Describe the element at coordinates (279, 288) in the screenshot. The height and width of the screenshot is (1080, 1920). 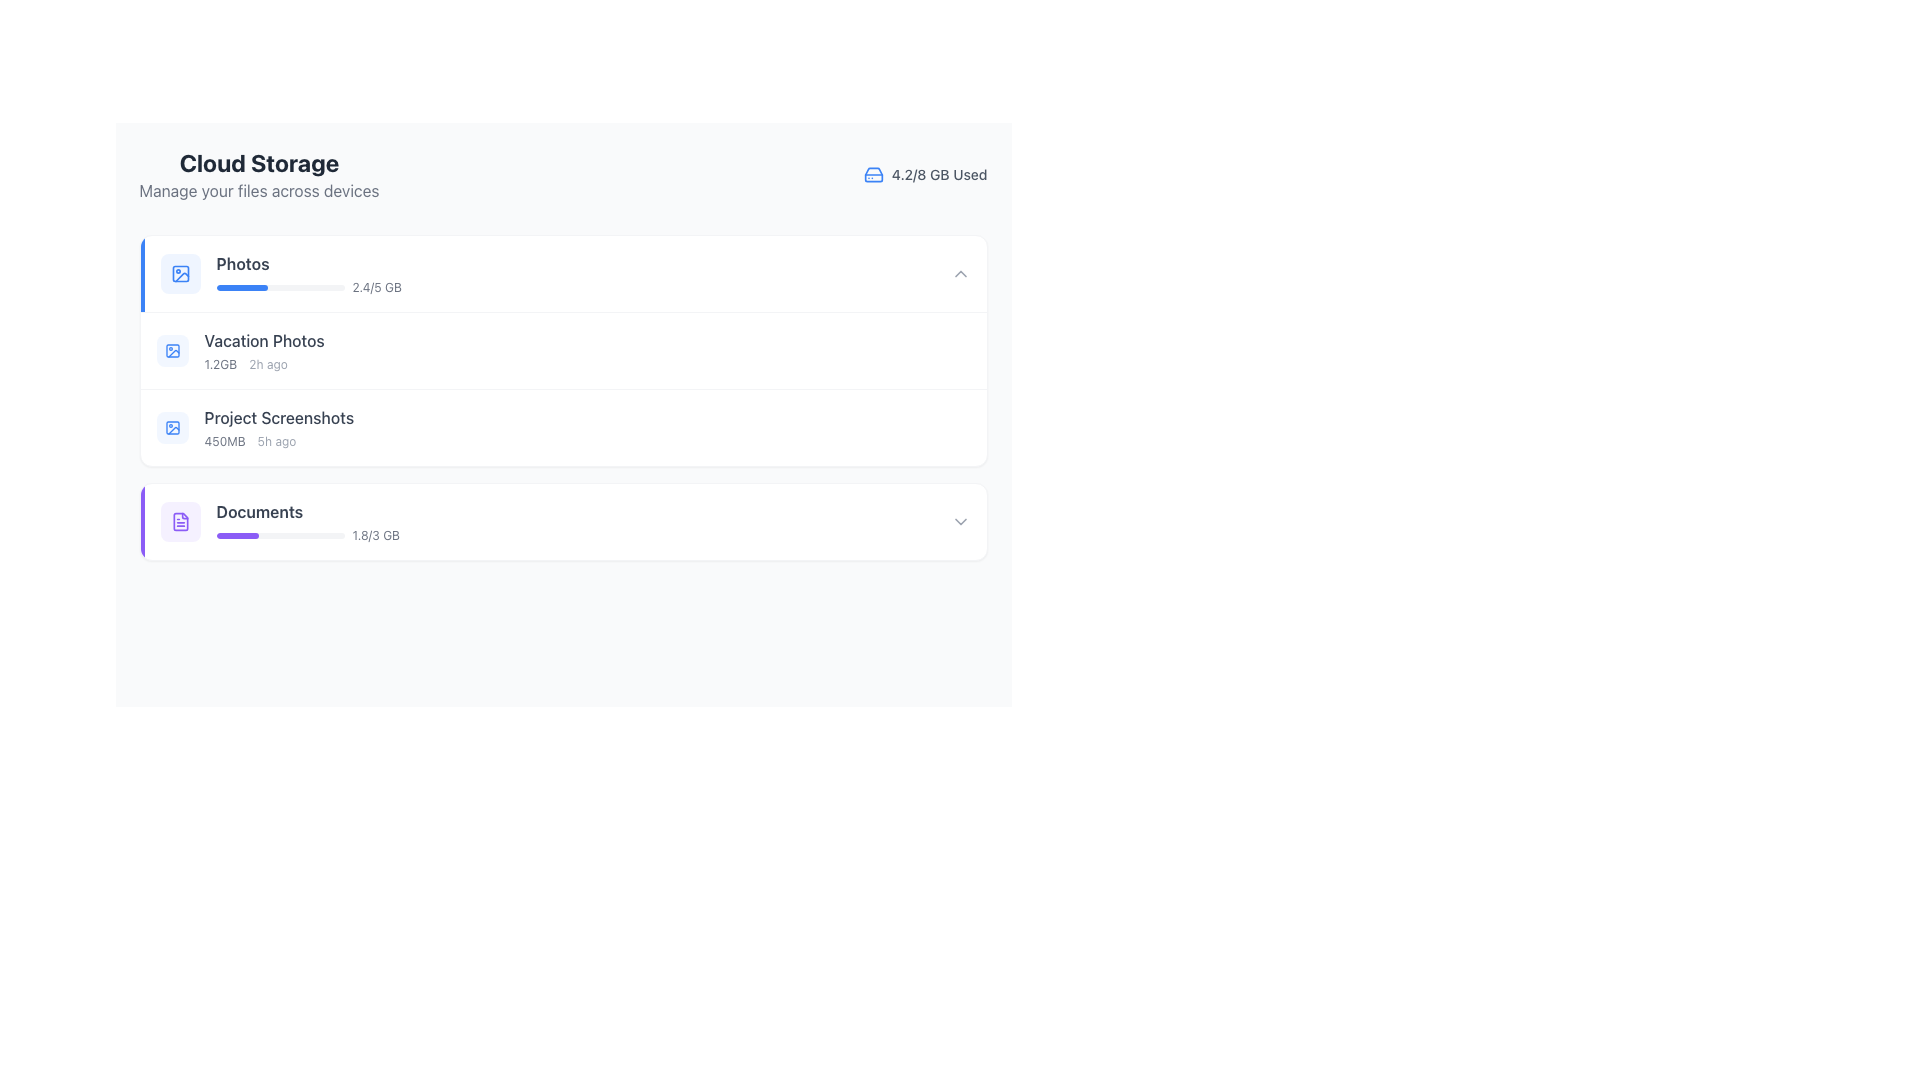
I see `the horizontally-oriented progress bar in the 'Photos' section of the 'Cloud Storage' interface, which is represented by a light gray background and a blue-filled section indicating 40% progress` at that location.